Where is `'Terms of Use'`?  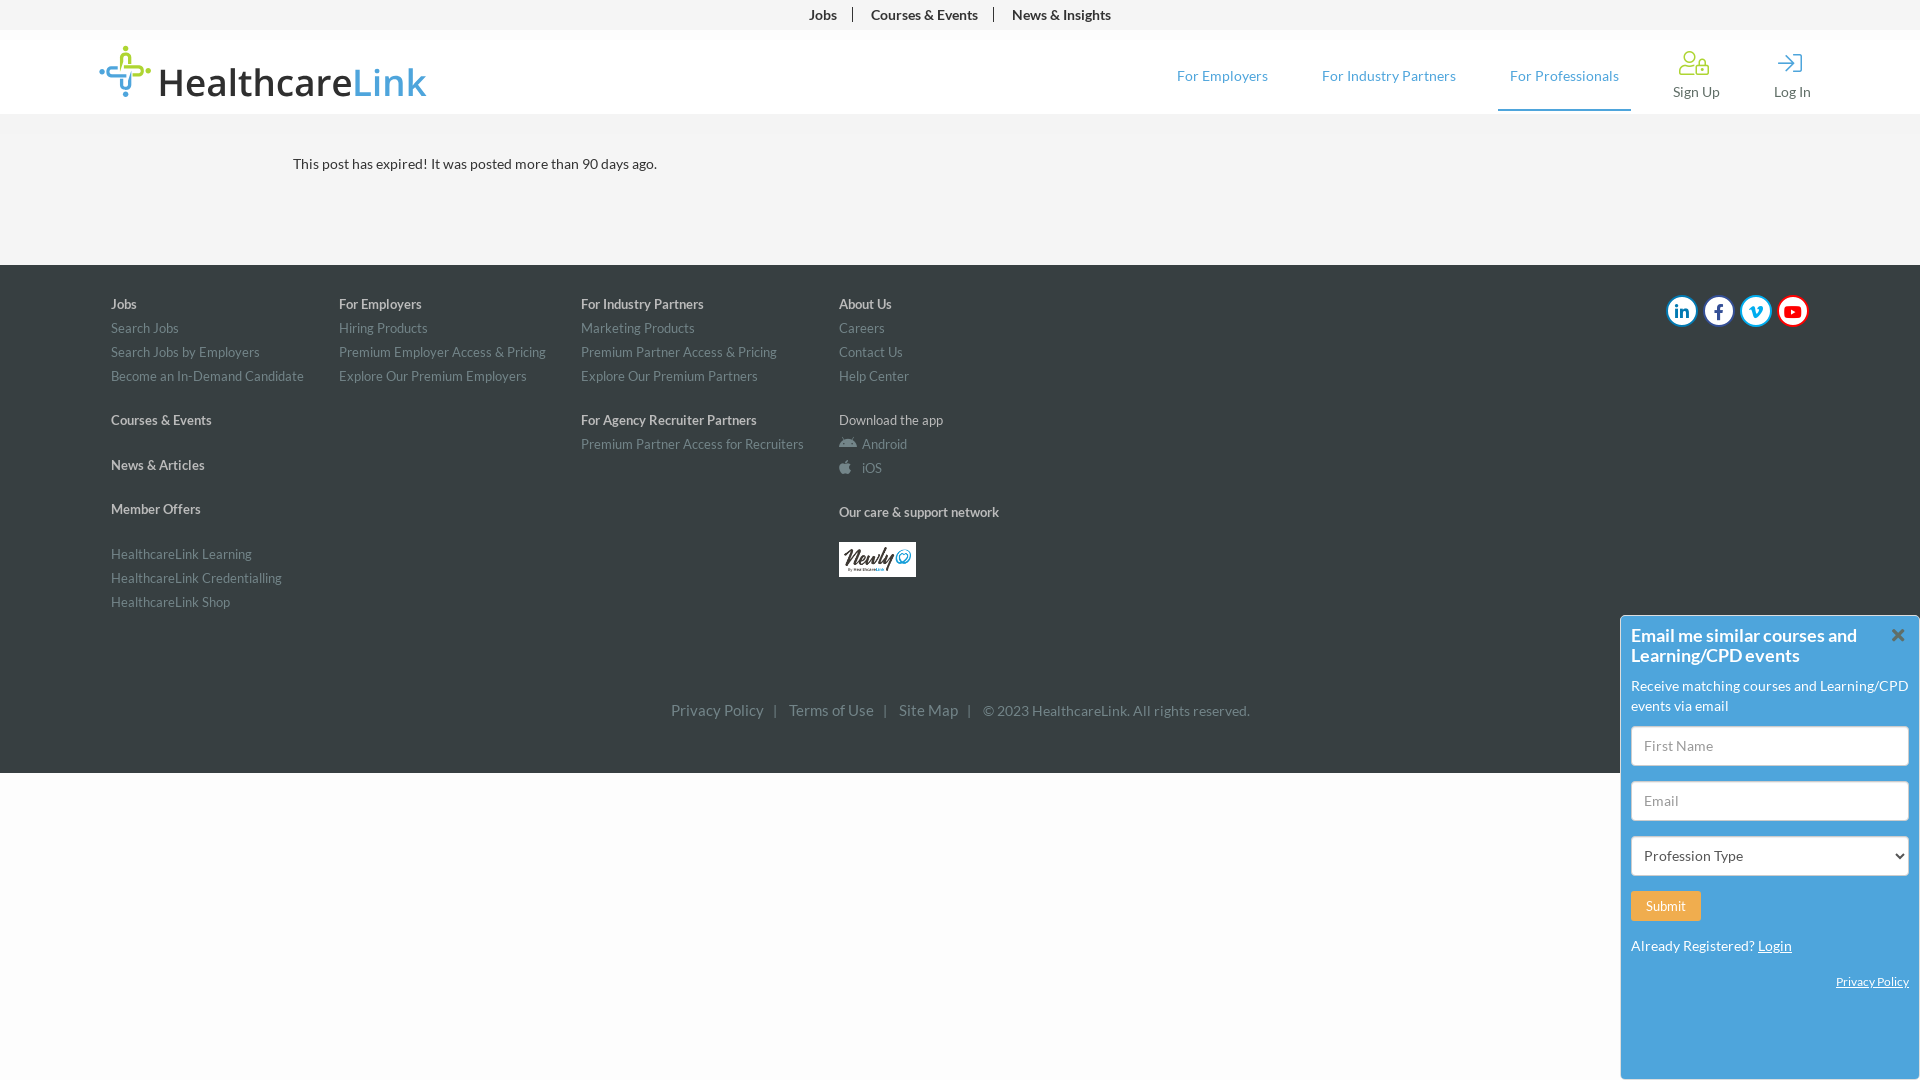
'Terms of Use' is located at coordinates (786, 708).